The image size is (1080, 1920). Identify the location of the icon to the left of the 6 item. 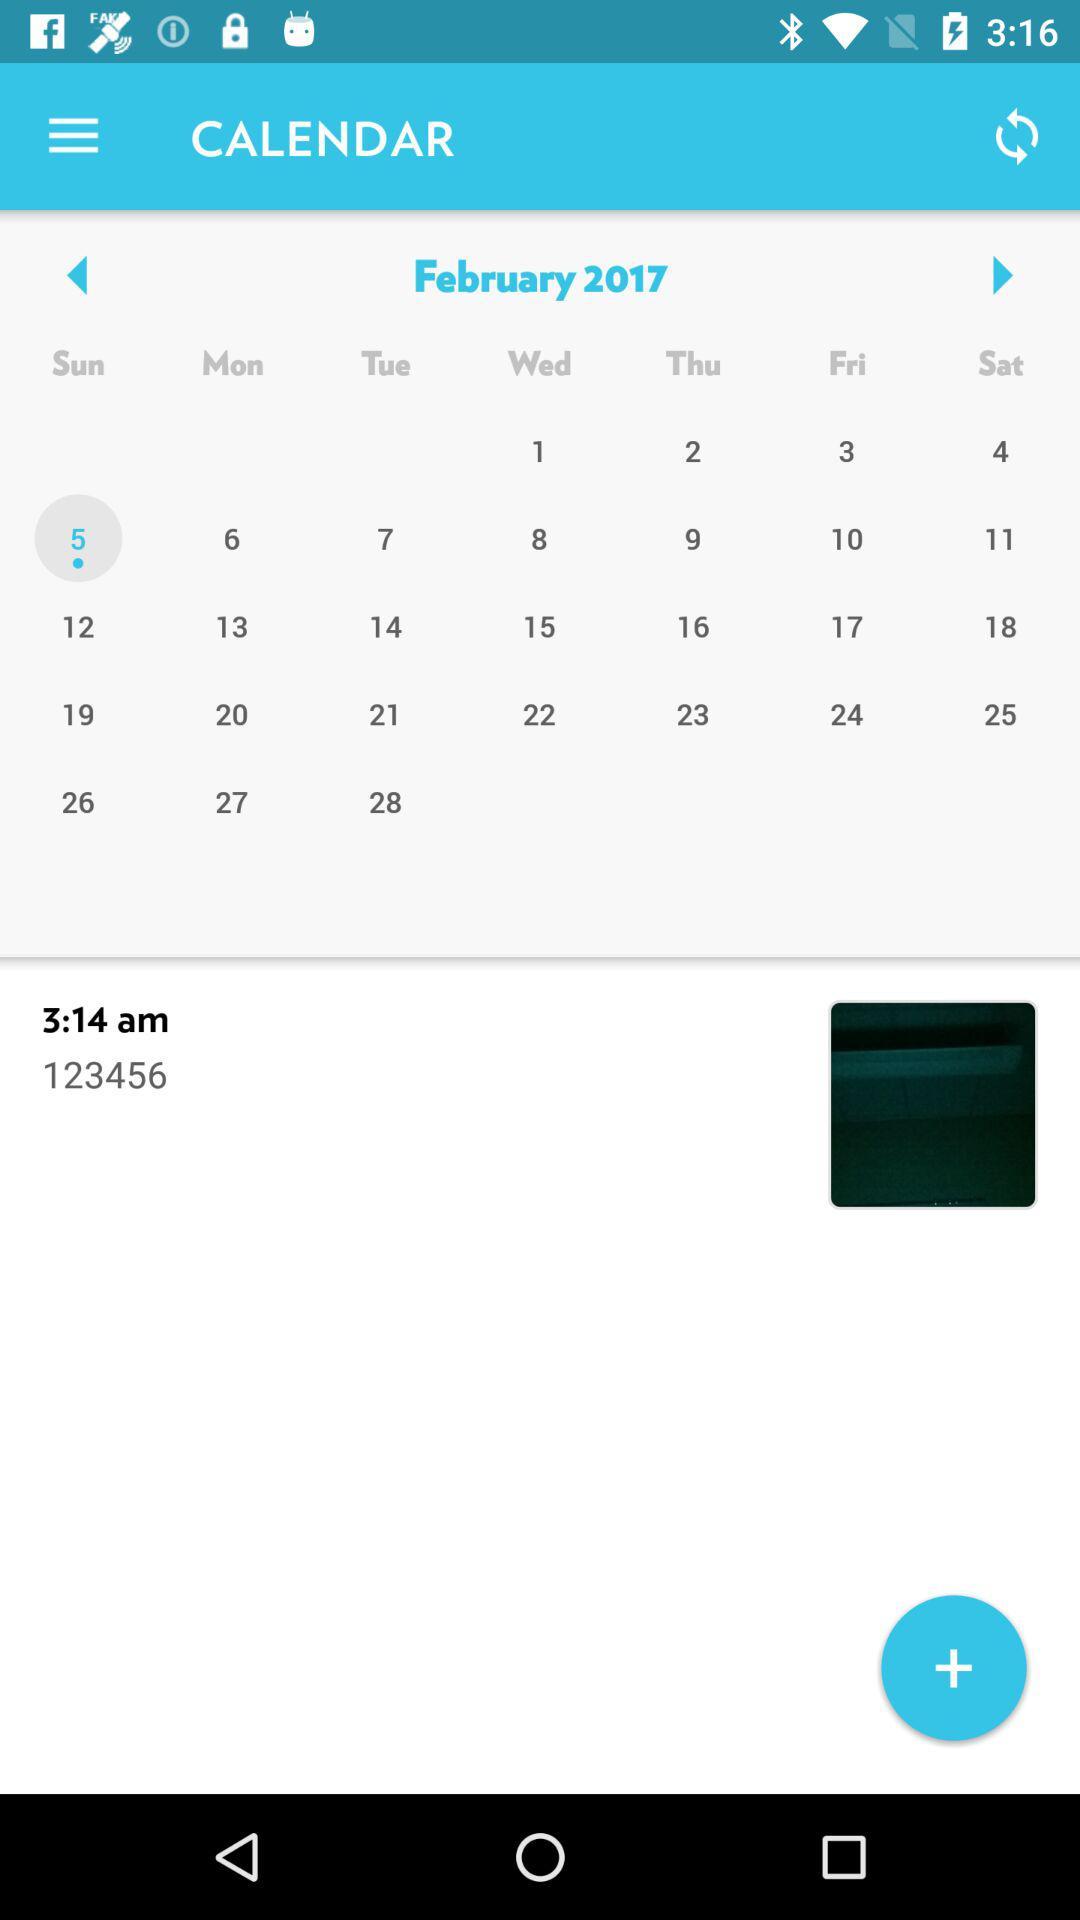
(77, 624).